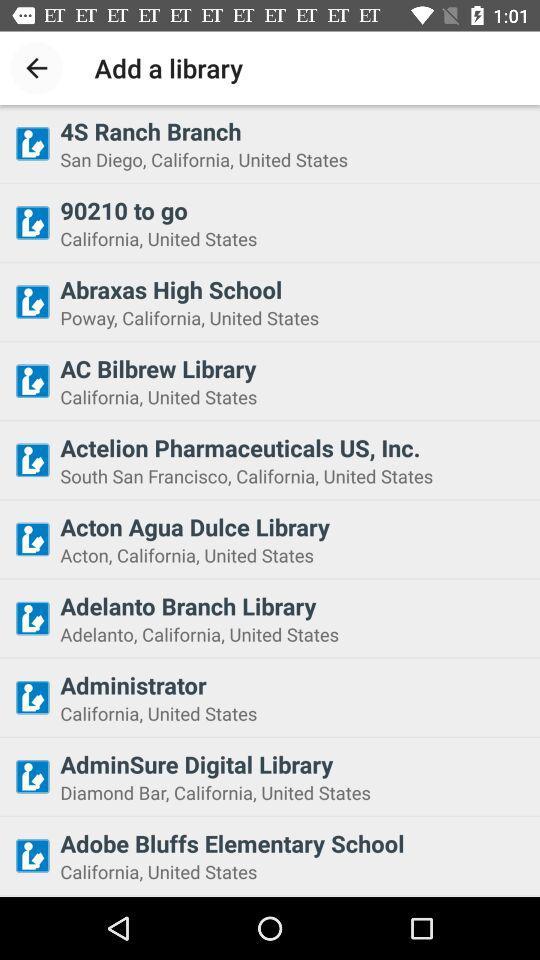  Describe the element at coordinates (293, 288) in the screenshot. I see `the abraxas high school` at that location.